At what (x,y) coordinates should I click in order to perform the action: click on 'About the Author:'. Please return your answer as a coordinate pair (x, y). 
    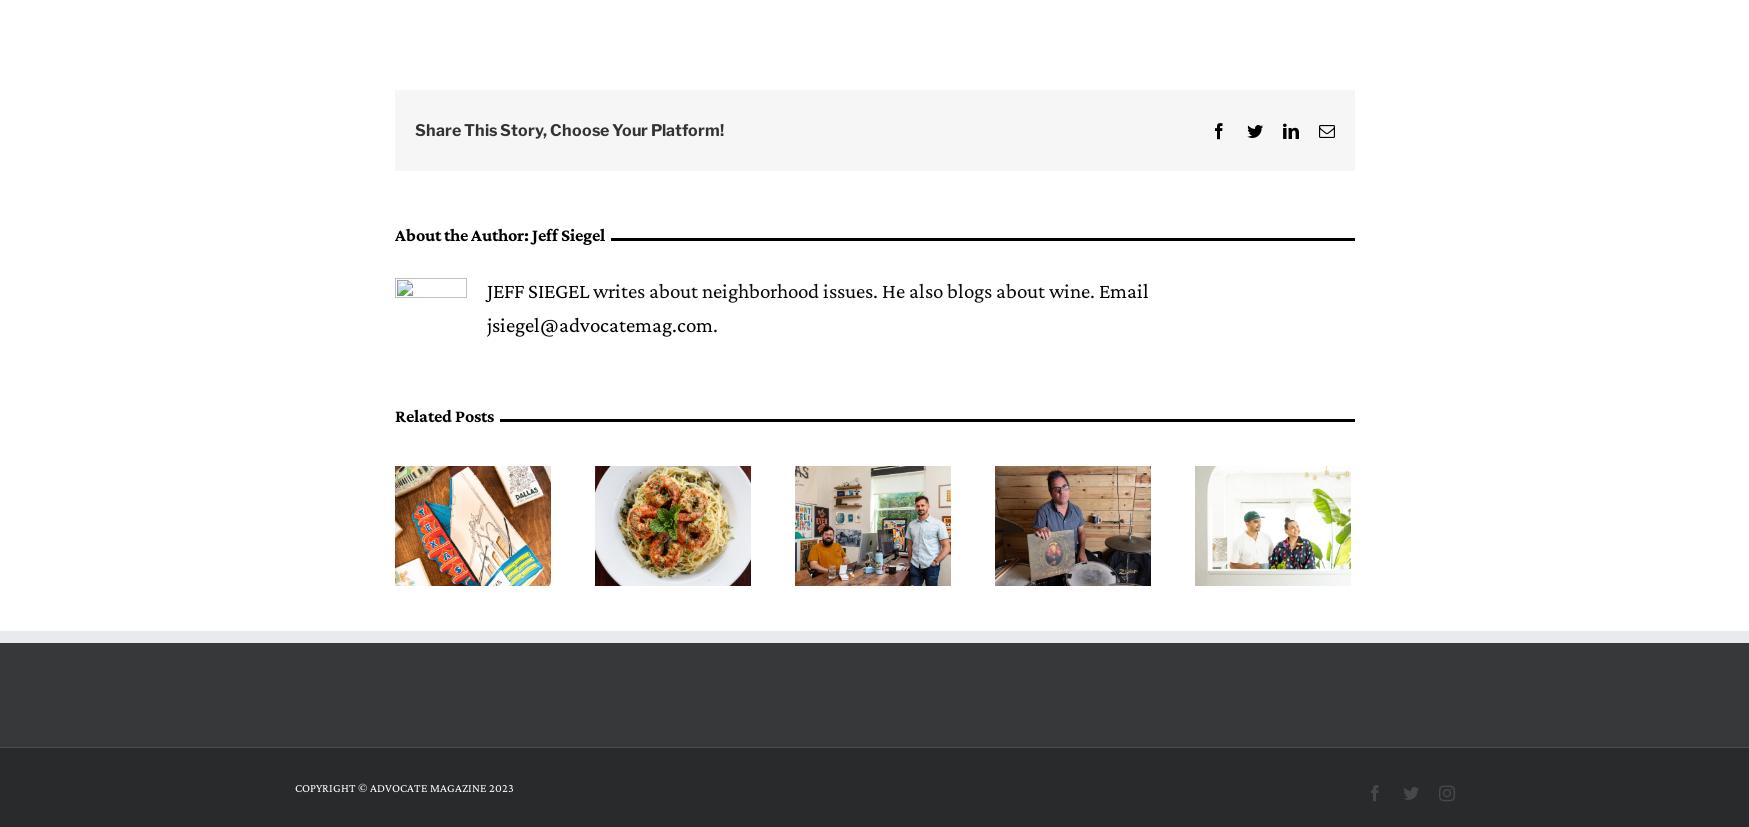
    Looking at the image, I should click on (394, 234).